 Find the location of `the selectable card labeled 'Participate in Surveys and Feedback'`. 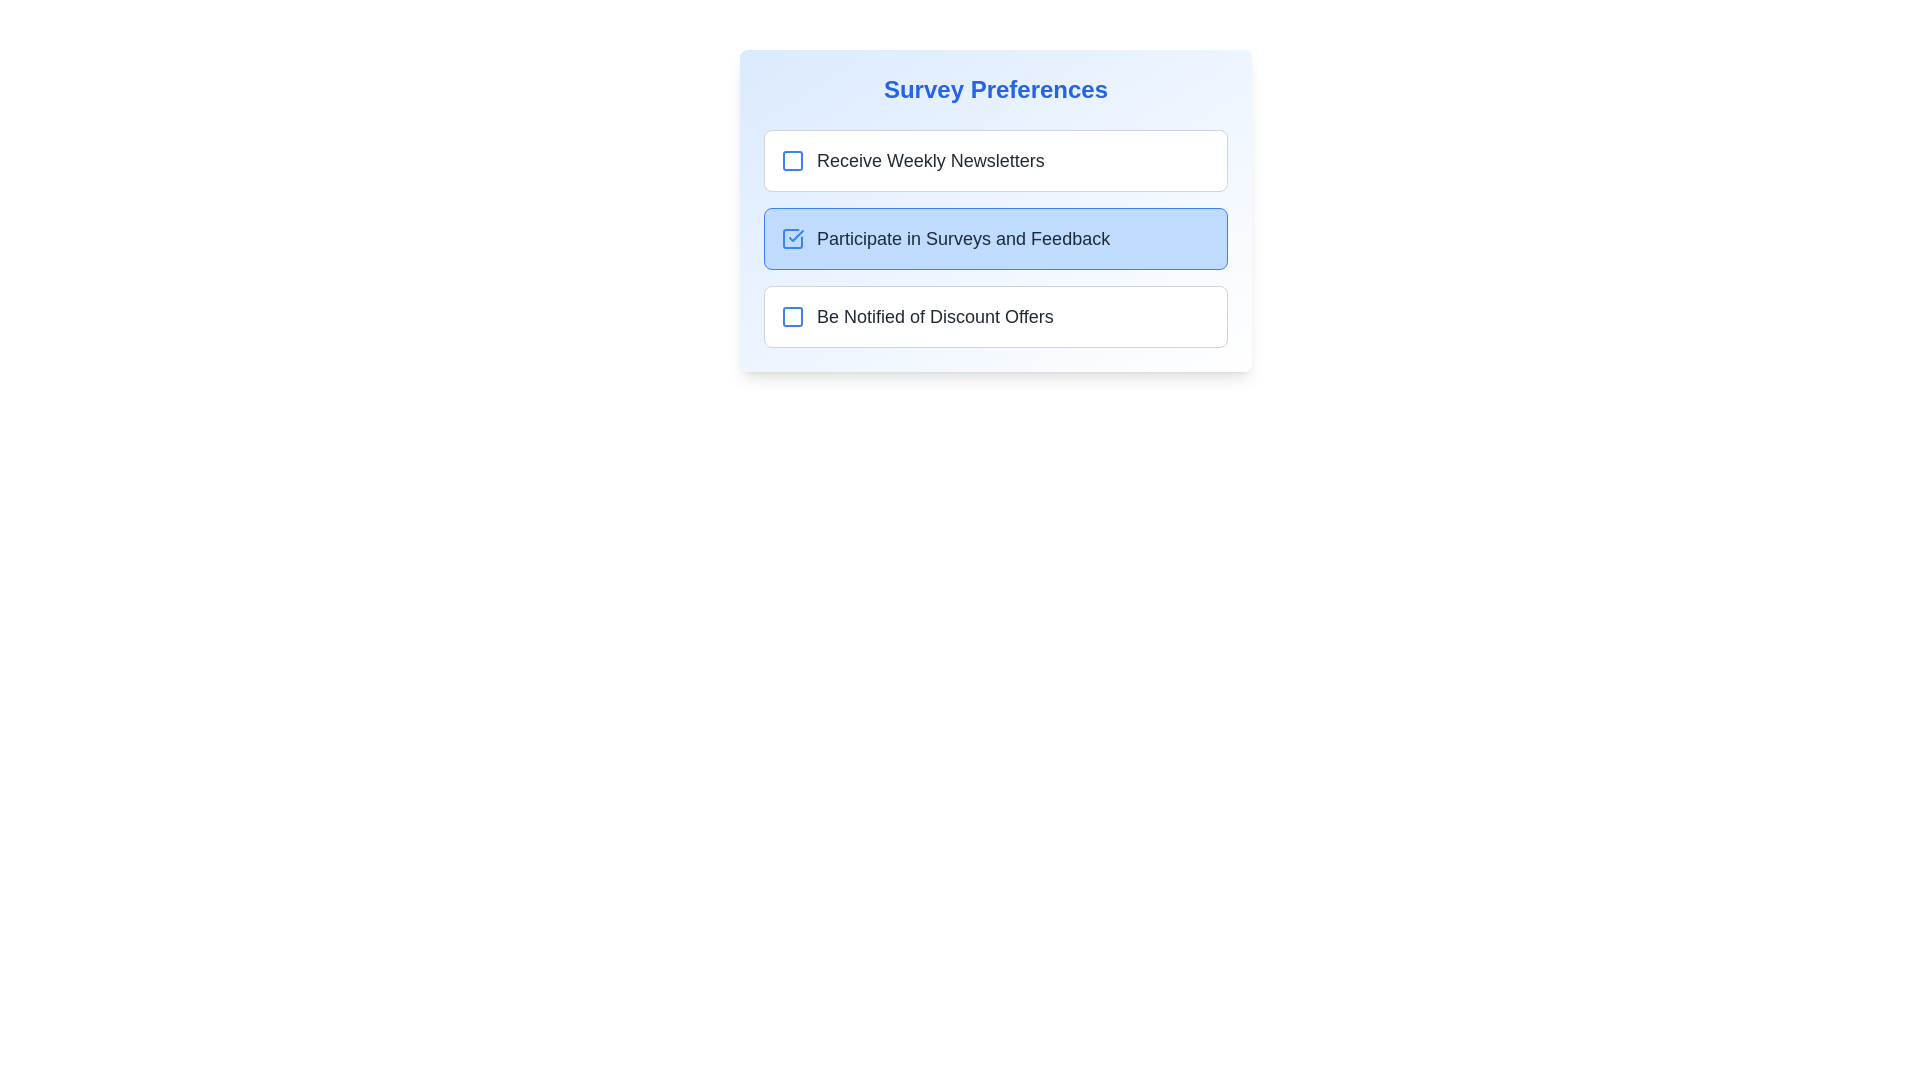

the selectable card labeled 'Participate in Surveys and Feedback' is located at coordinates (996, 211).